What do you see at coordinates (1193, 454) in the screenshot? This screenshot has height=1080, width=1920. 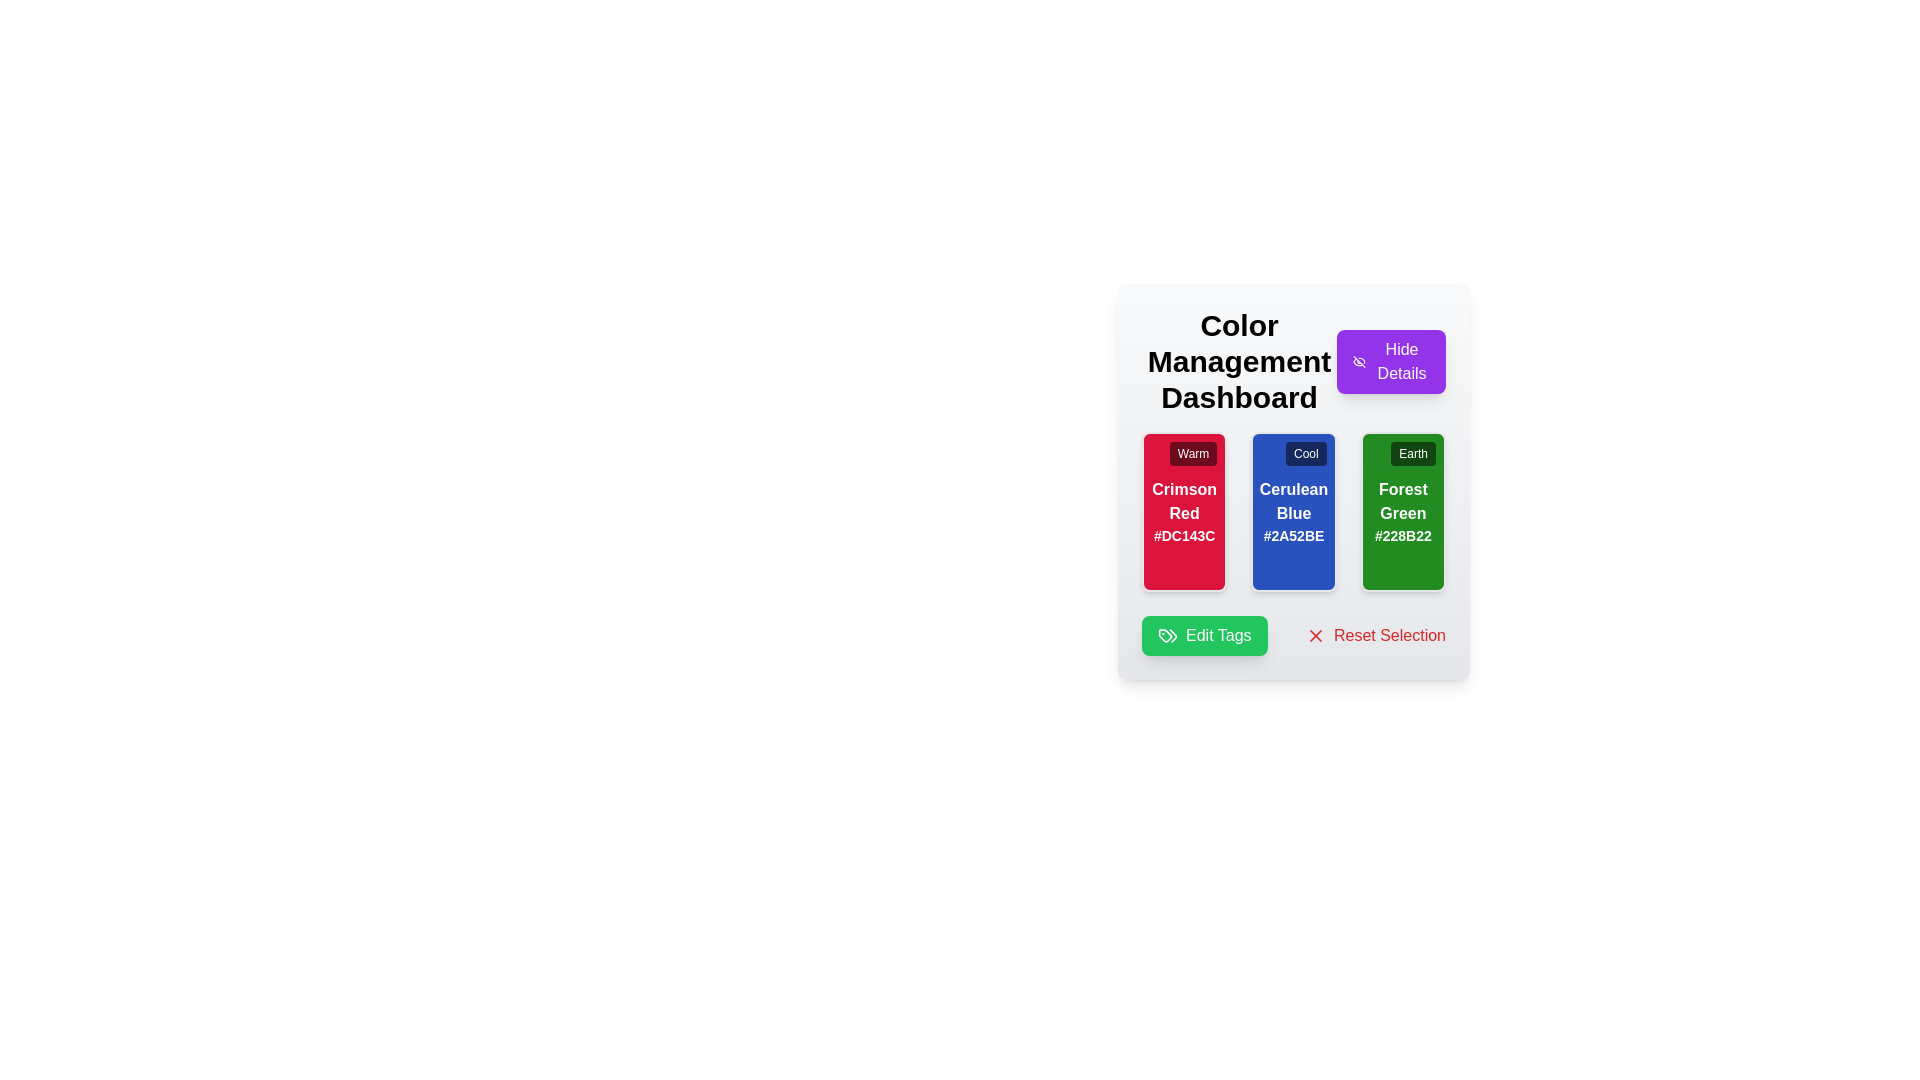 I see `the 'Warm' label, which is a small rectangular tag with a white sans-serif font on a semi-transparent black background, located in the top-right corner of the red card labeled 'Crimson Red'` at bounding box center [1193, 454].